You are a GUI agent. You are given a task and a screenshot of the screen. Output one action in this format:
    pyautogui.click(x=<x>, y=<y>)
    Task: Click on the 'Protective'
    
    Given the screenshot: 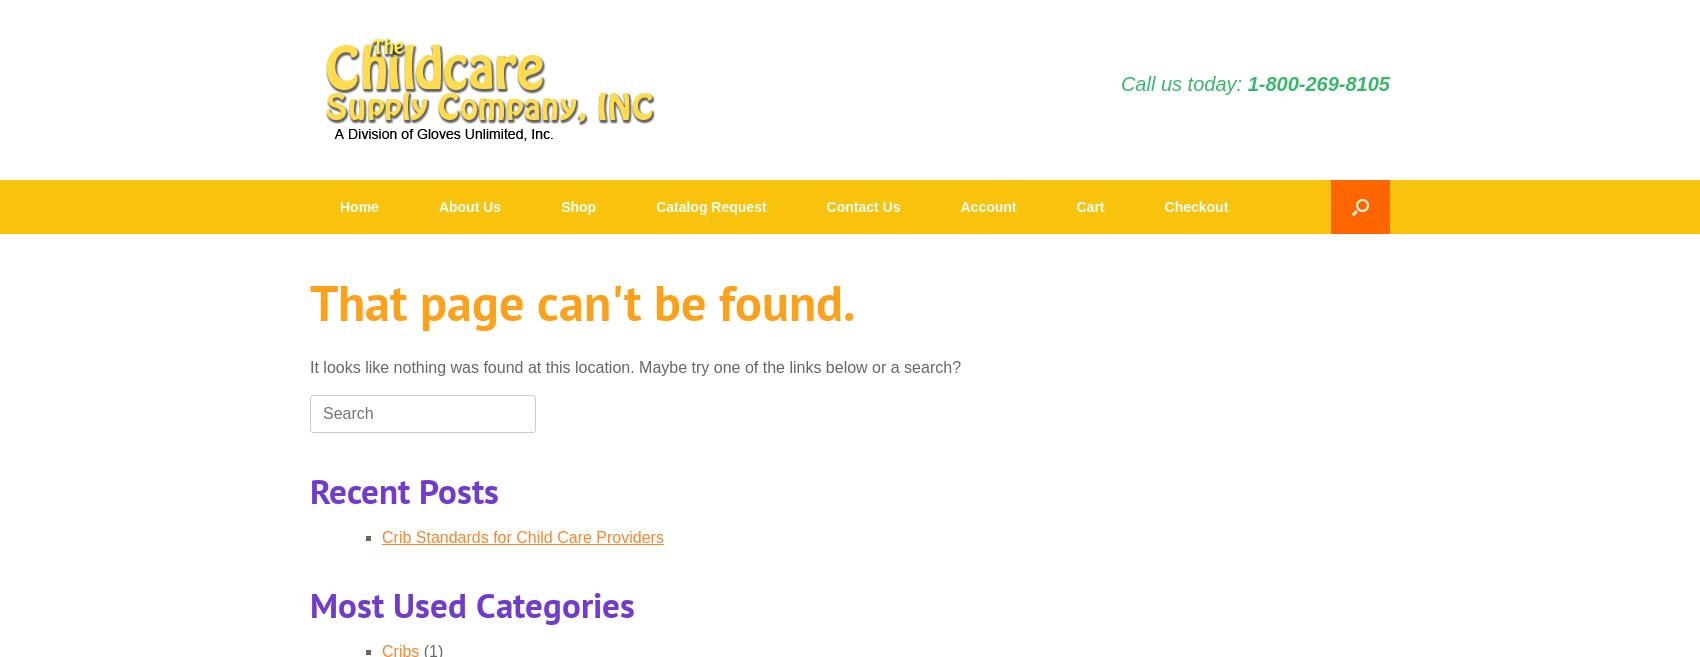 What is the action you would take?
    pyautogui.click(x=793, y=344)
    